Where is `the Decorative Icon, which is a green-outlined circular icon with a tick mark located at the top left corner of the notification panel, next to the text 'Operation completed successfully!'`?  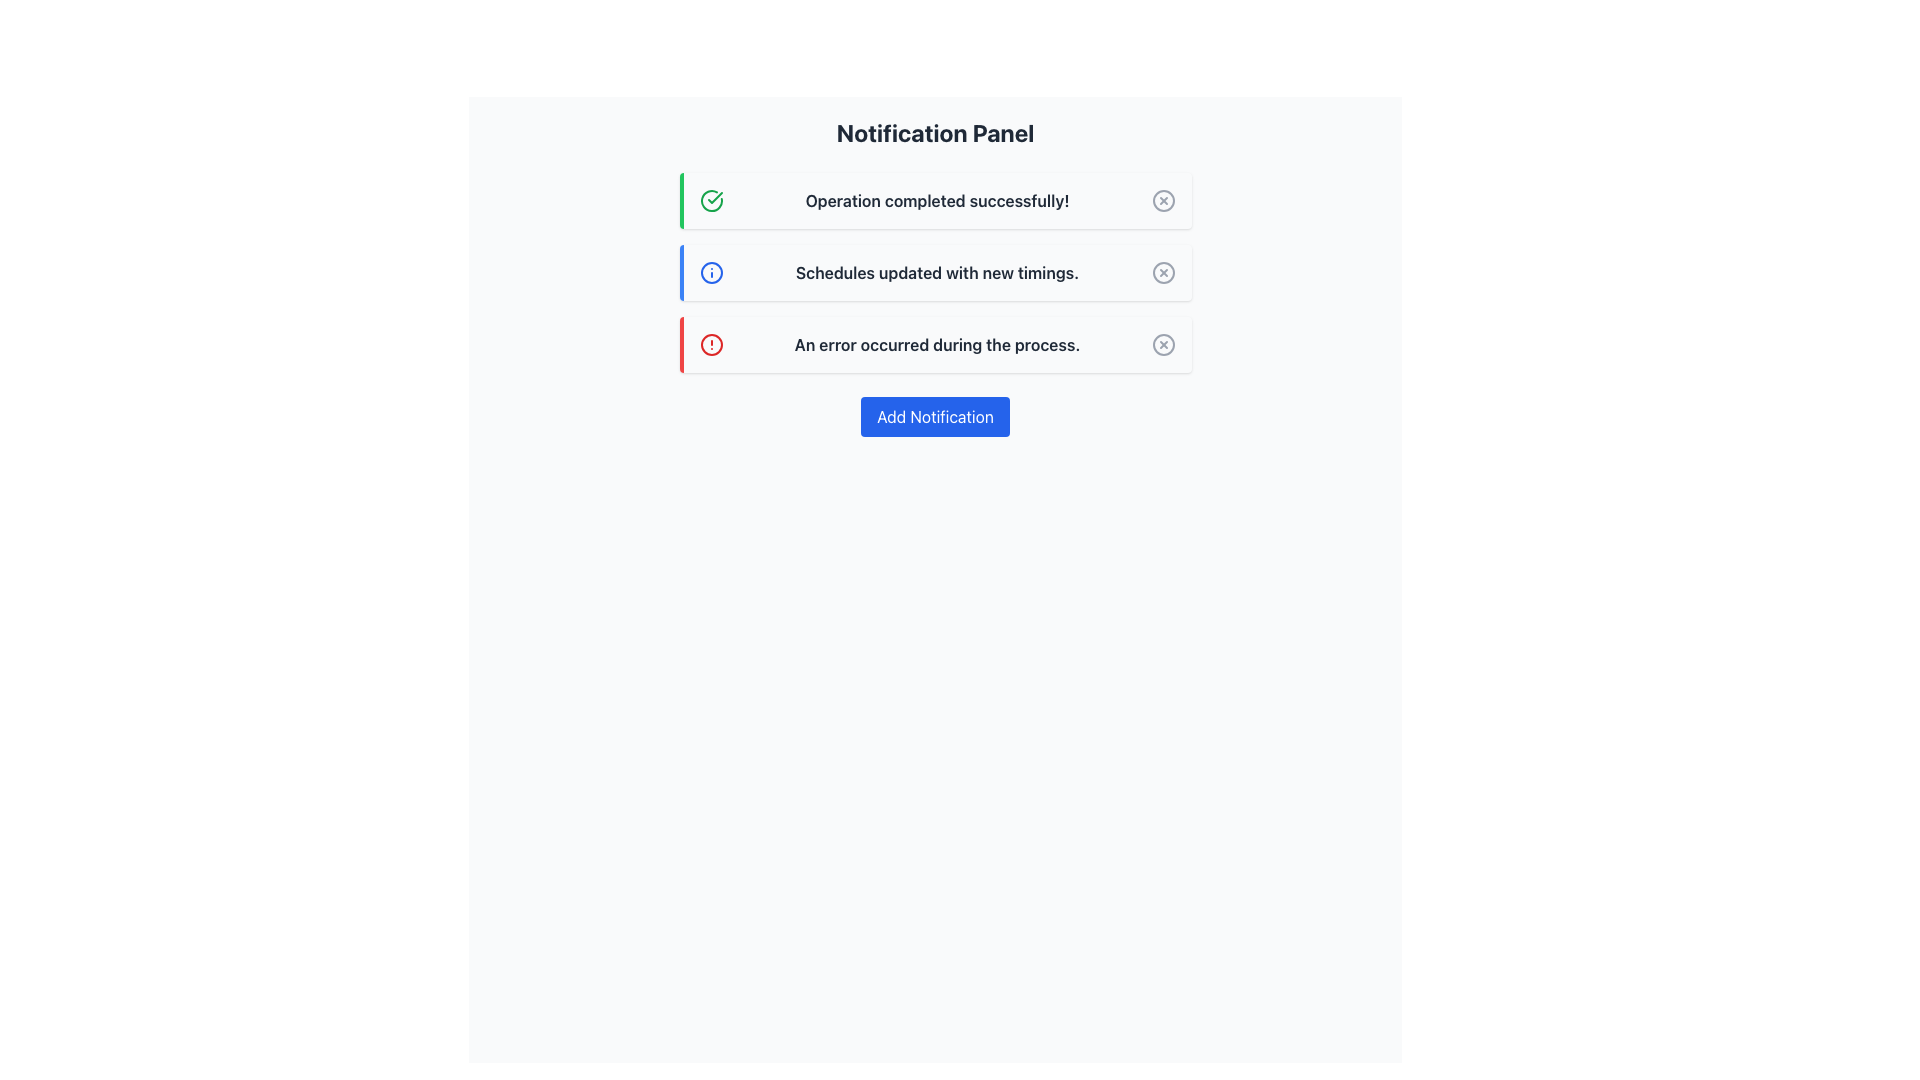 the Decorative Icon, which is a green-outlined circular icon with a tick mark located at the top left corner of the notification panel, next to the text 'Operation completed successfully!' is located at coordinates (711, 200).